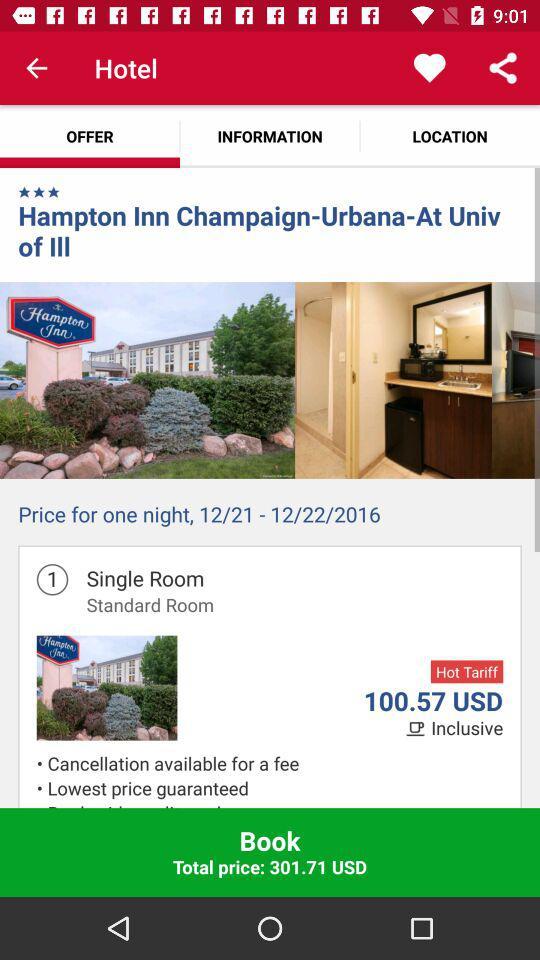  I want to click on the icon above the price for one item, so click(393, 379).